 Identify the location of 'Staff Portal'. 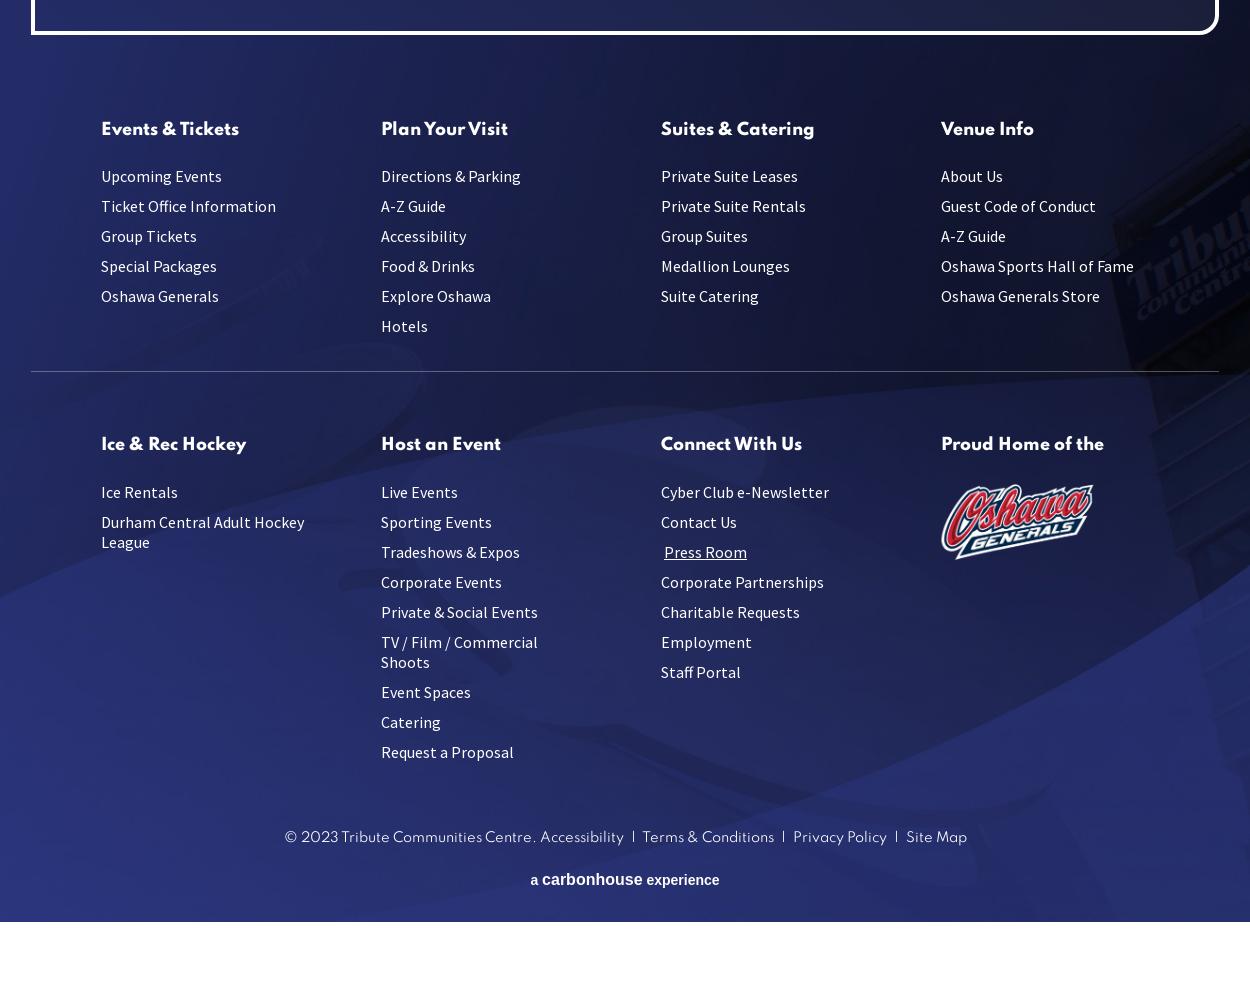
(700, 671).